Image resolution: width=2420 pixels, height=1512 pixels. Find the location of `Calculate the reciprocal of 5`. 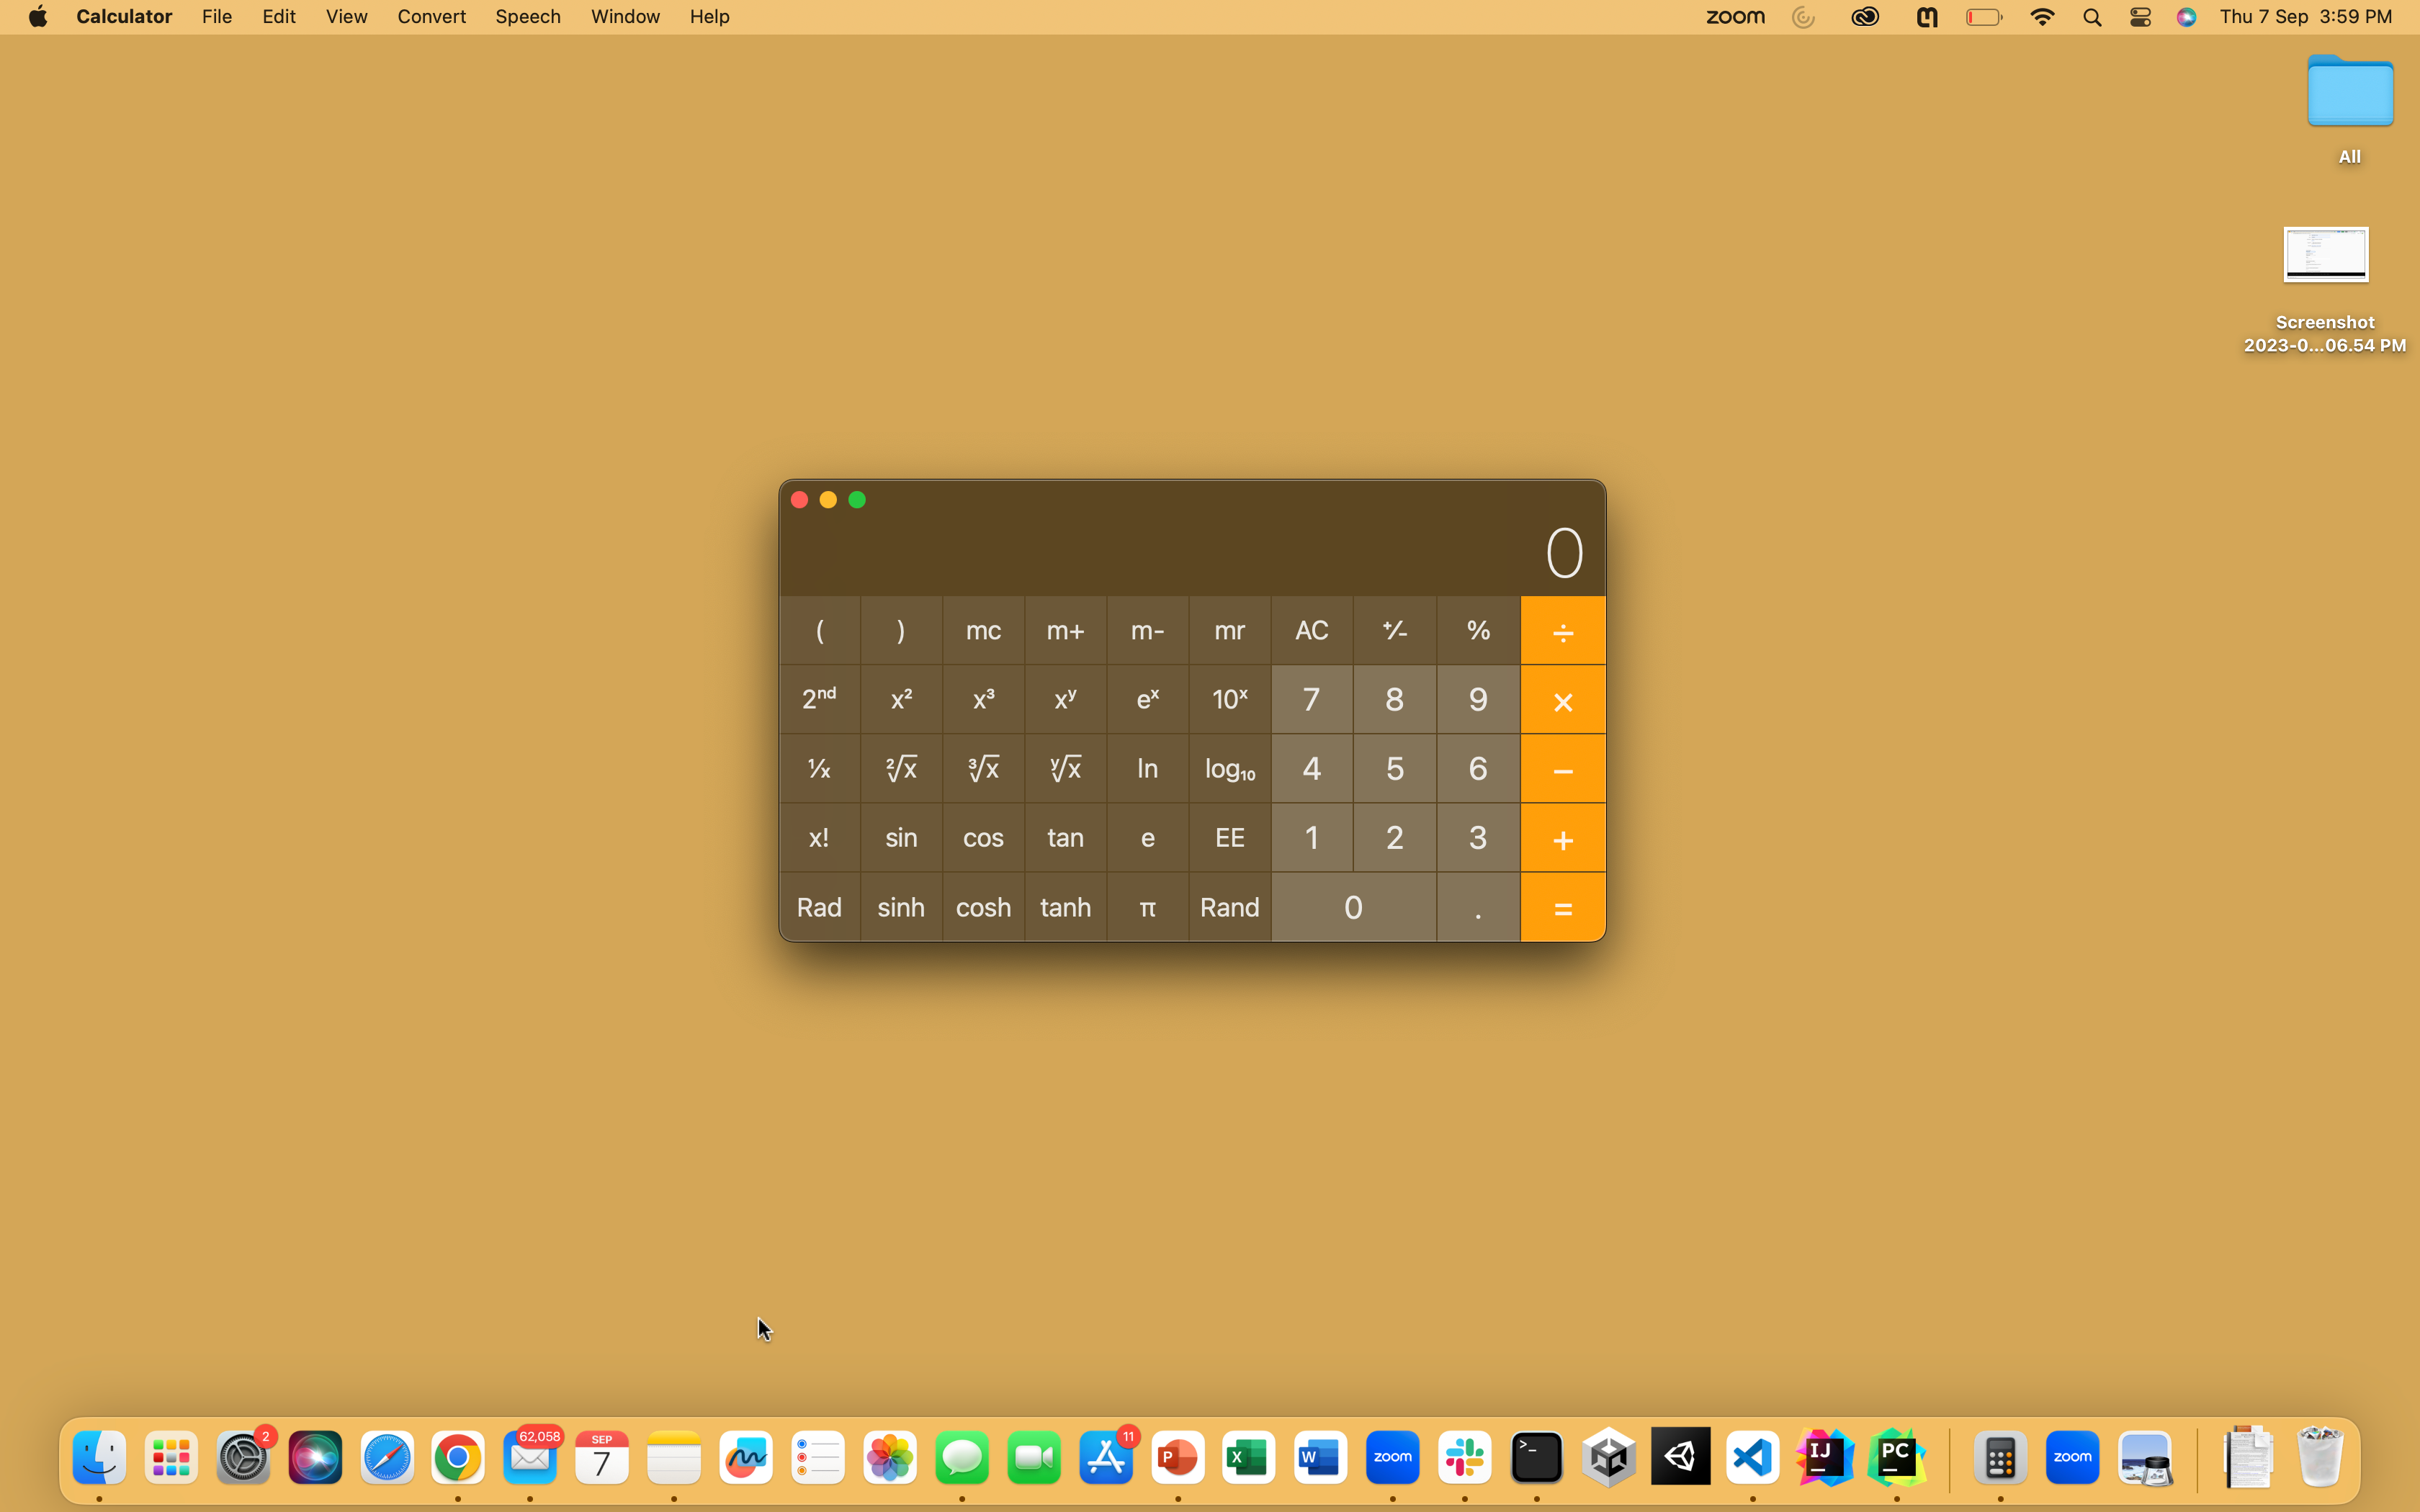

Calculate the reciprocal of 5 is located at coordinates (1395, 765).